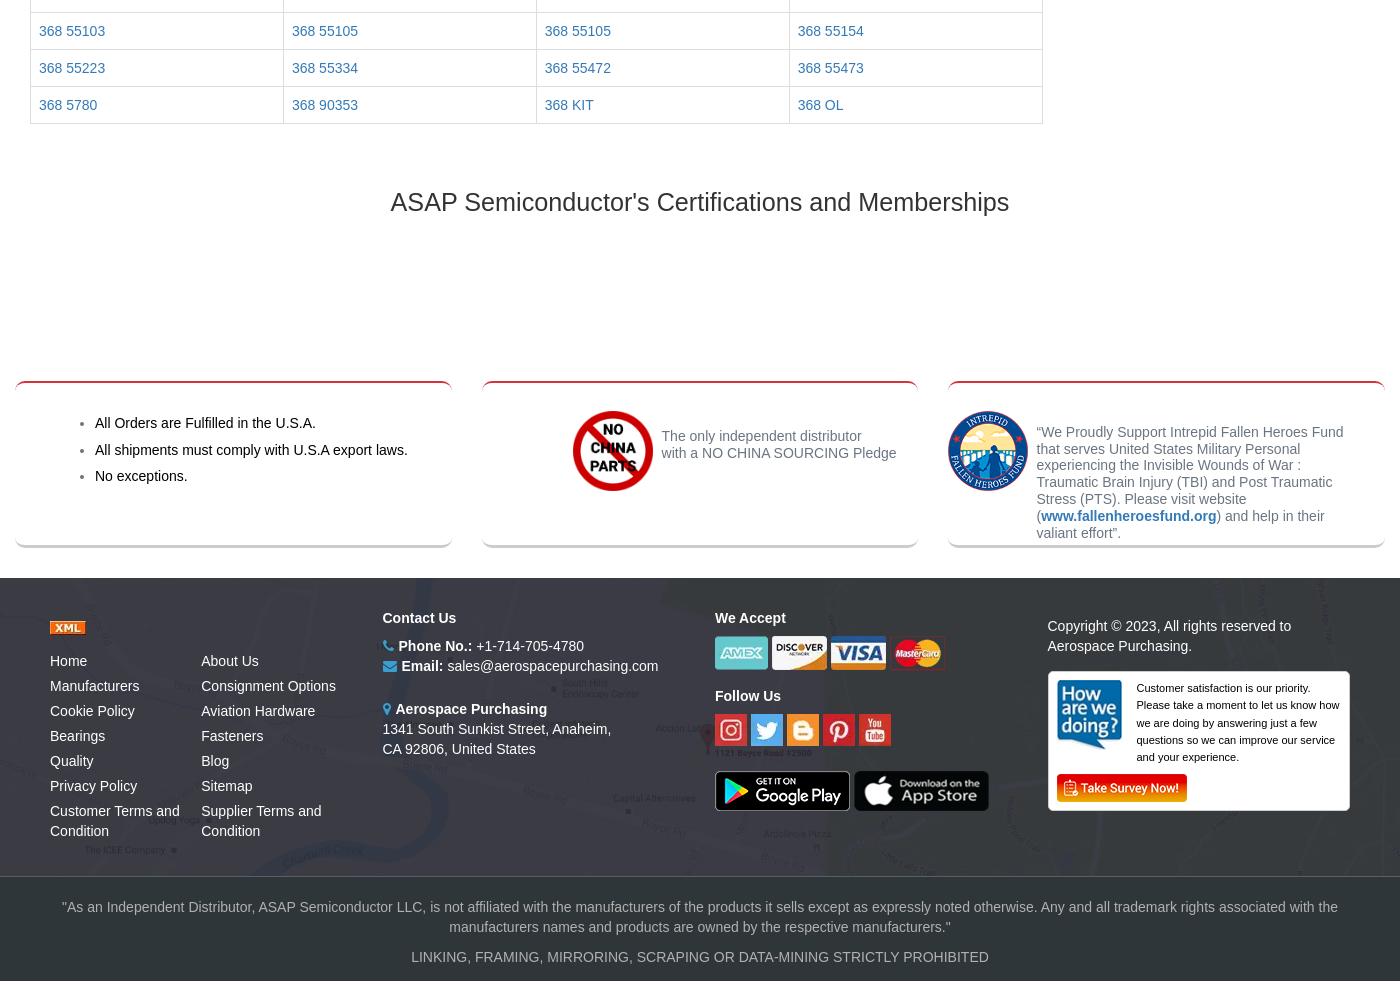  I want to click on 'sales@aerospacepurchasing.com', so click(447, 664).